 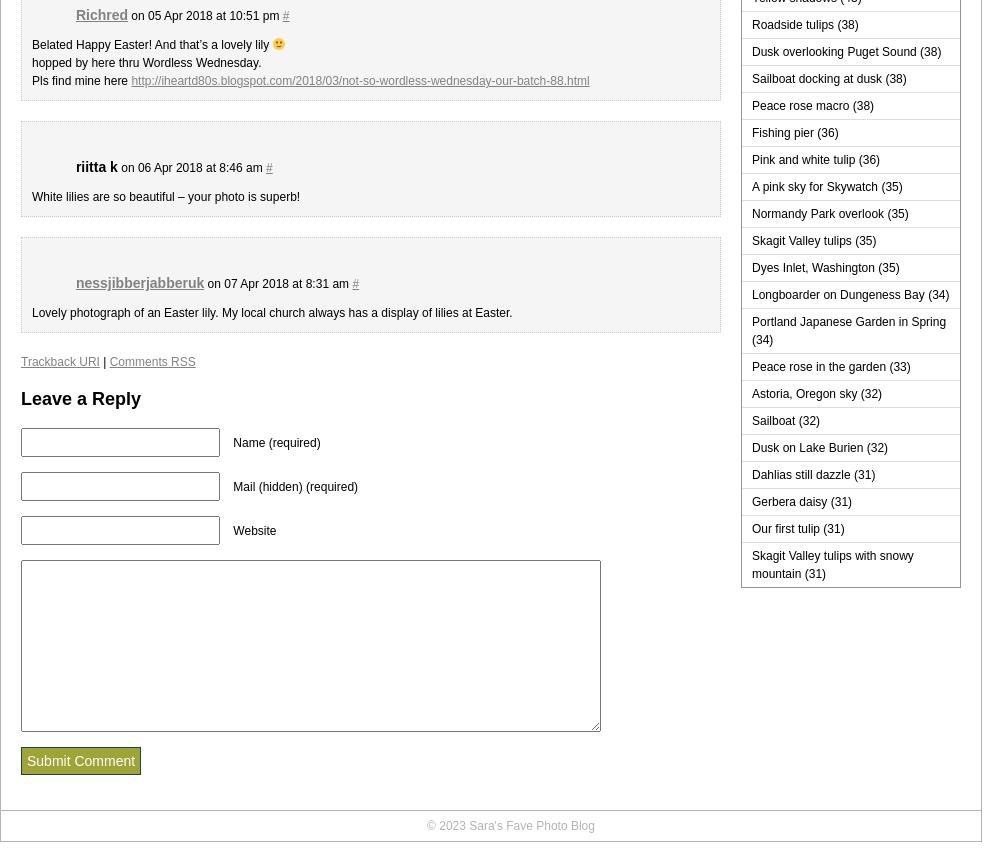 What do you see at coordinates (32, 61) in the screenshot?
I see `'hopped by here thru Wordless Wednesday.'` at bounding box center [32, 61].